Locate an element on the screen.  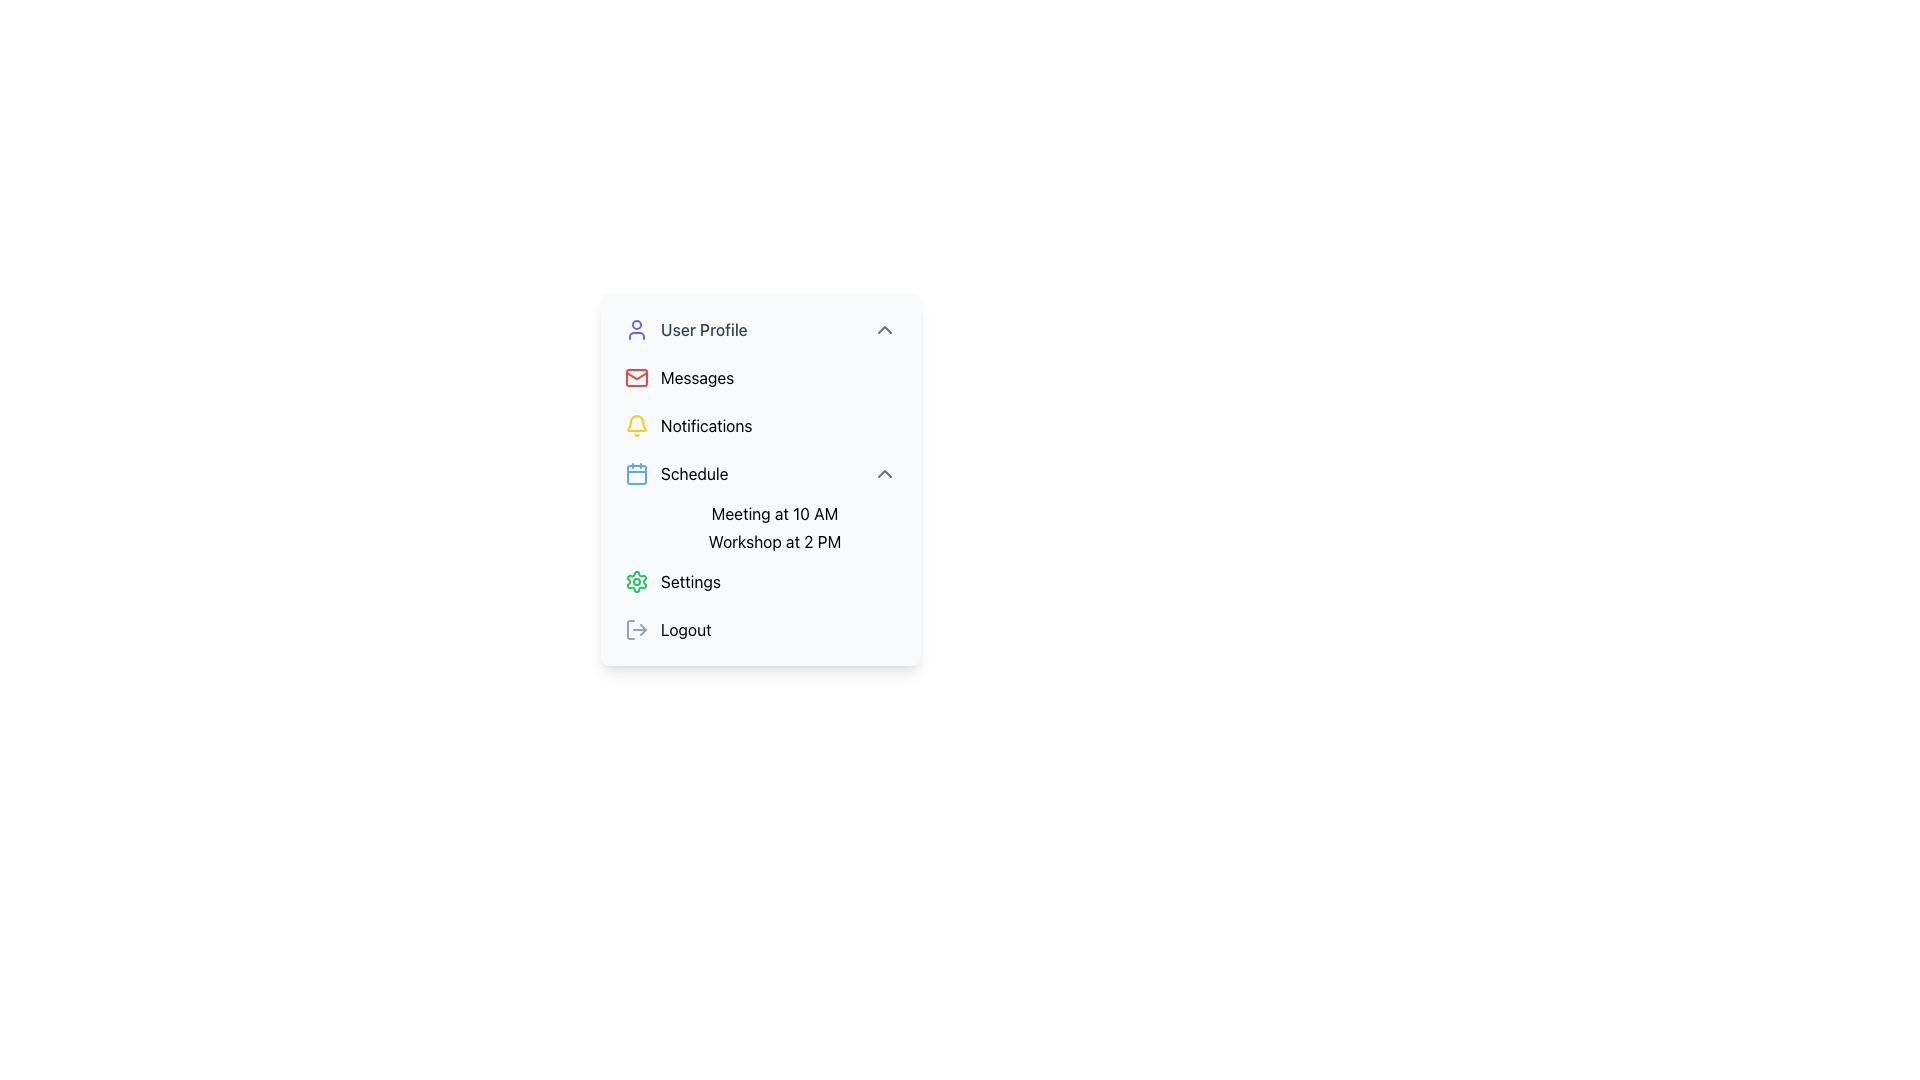
the logout icon, which is a gray minimal line design located to the left of the 'Logout' label at the bottom of the menu is located at coordinates (636, 628).